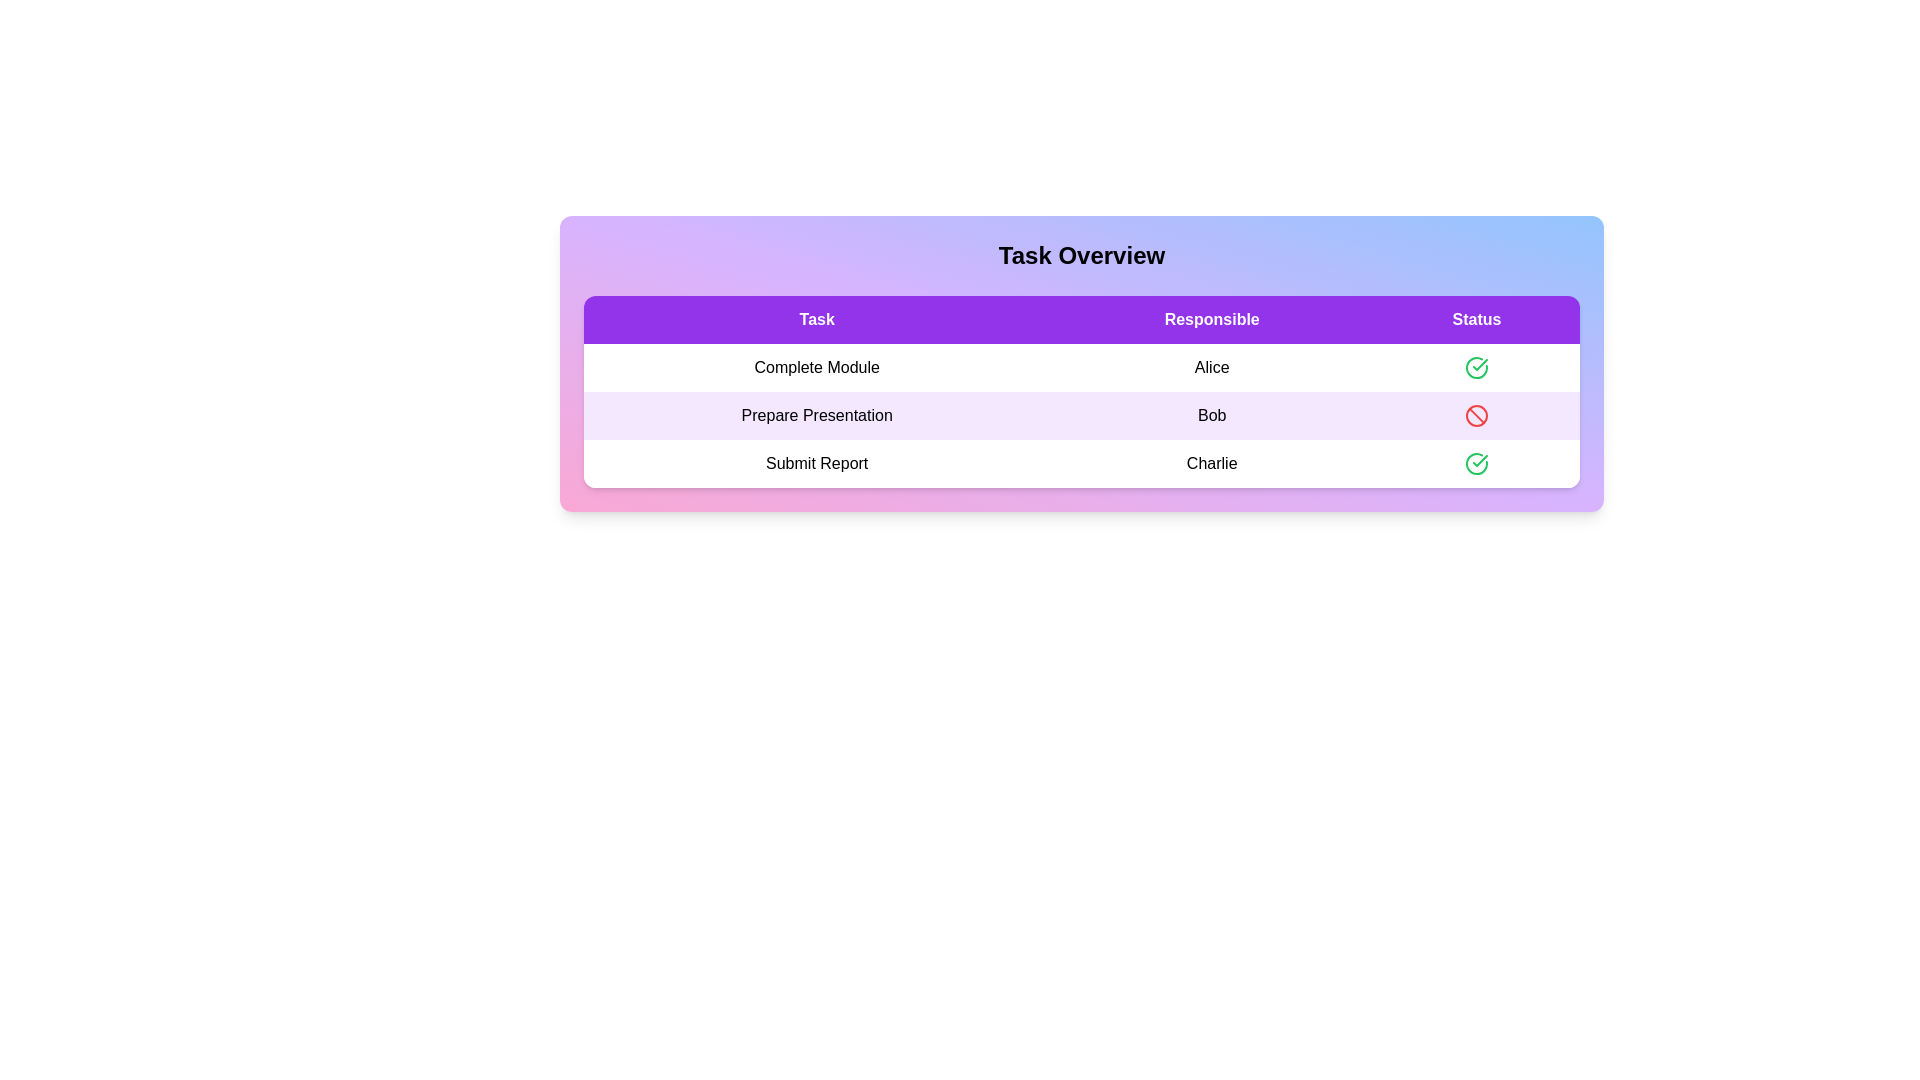  What do you see at coordinates (1211, 319) in the screenshot?
I see `the second column header of the table that indicates the individuals responsible for the tasks listed below, which is positioned between the 'Task' and 'Status' headers` at bounding box center [1211, 319].